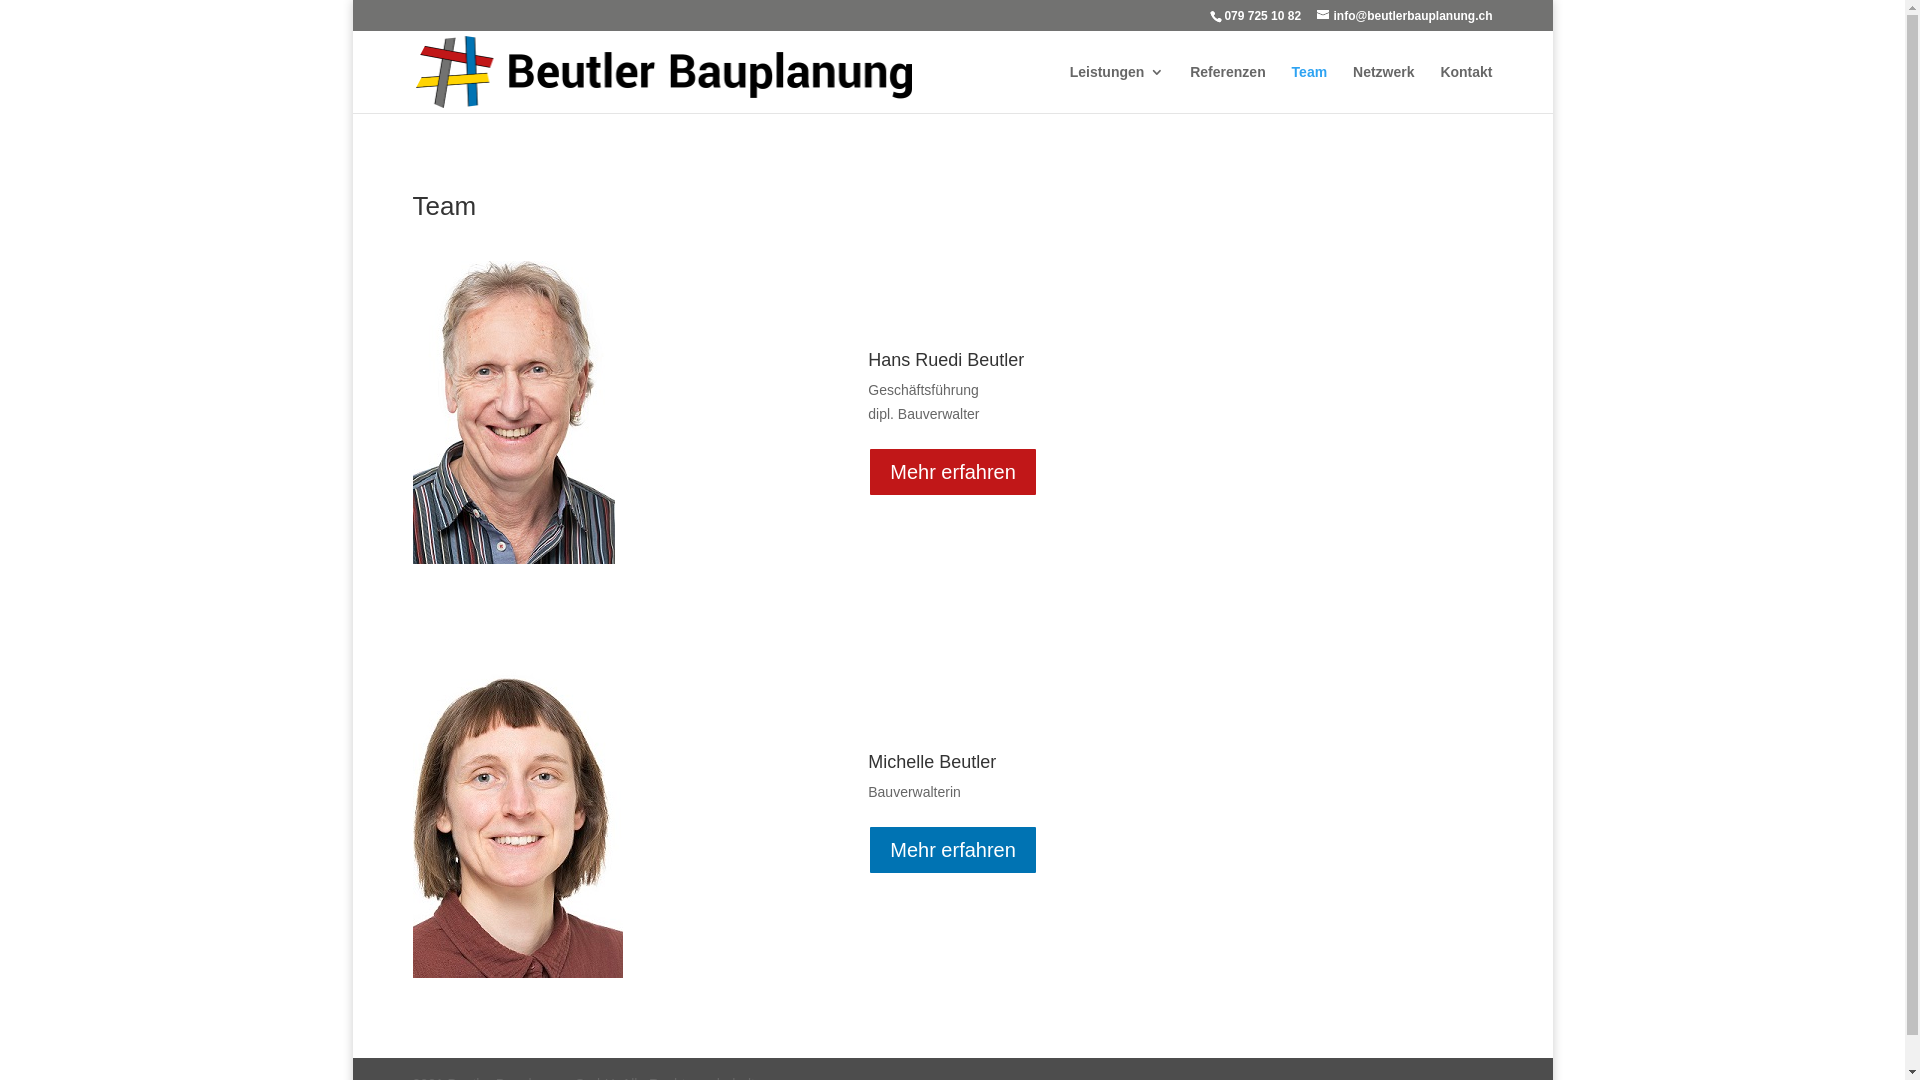 This screenshot has height=1080, width=1920. I want to click on 'Mehr erfahren', so click(952, 849).